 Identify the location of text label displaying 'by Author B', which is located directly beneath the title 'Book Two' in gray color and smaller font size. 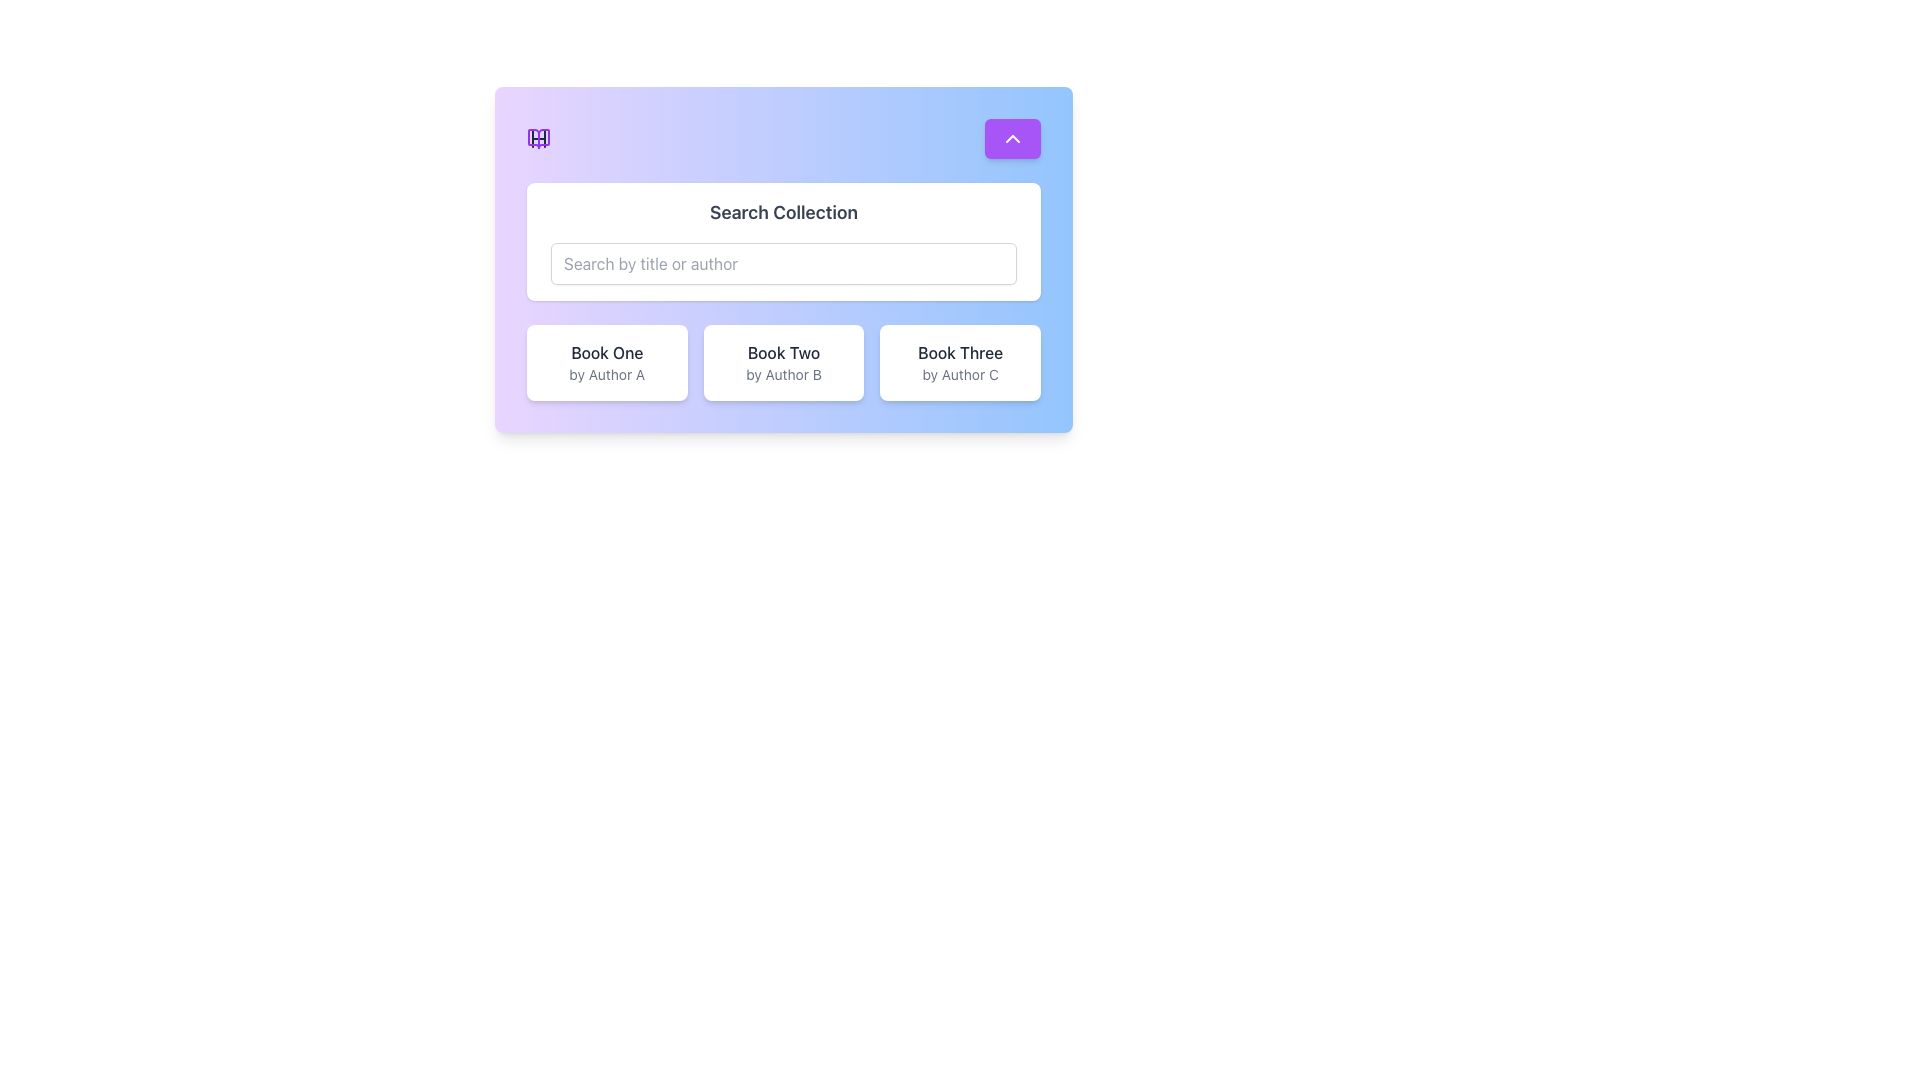
(782, 374).